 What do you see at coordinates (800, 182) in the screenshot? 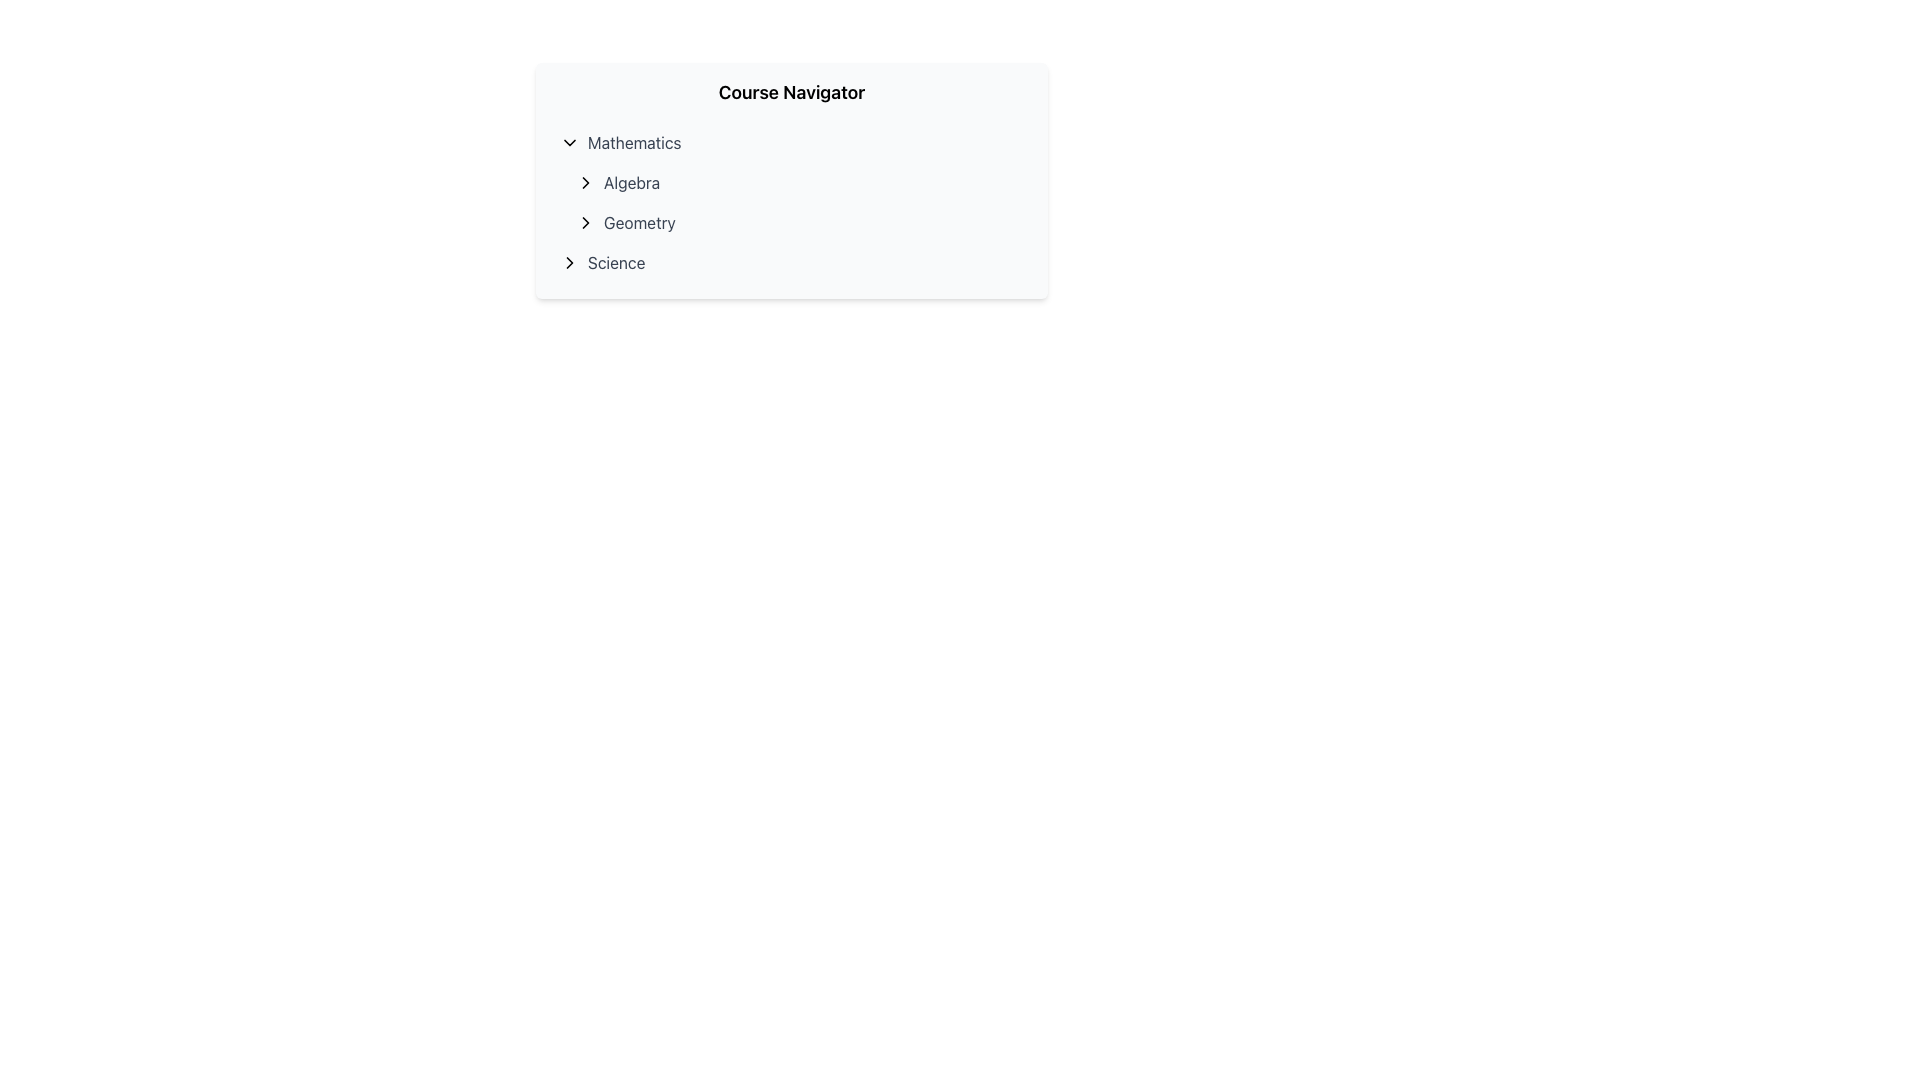
I see `the second visible Interactive List Item under the 'Mathematics' category` at bounding box center [800, 182].